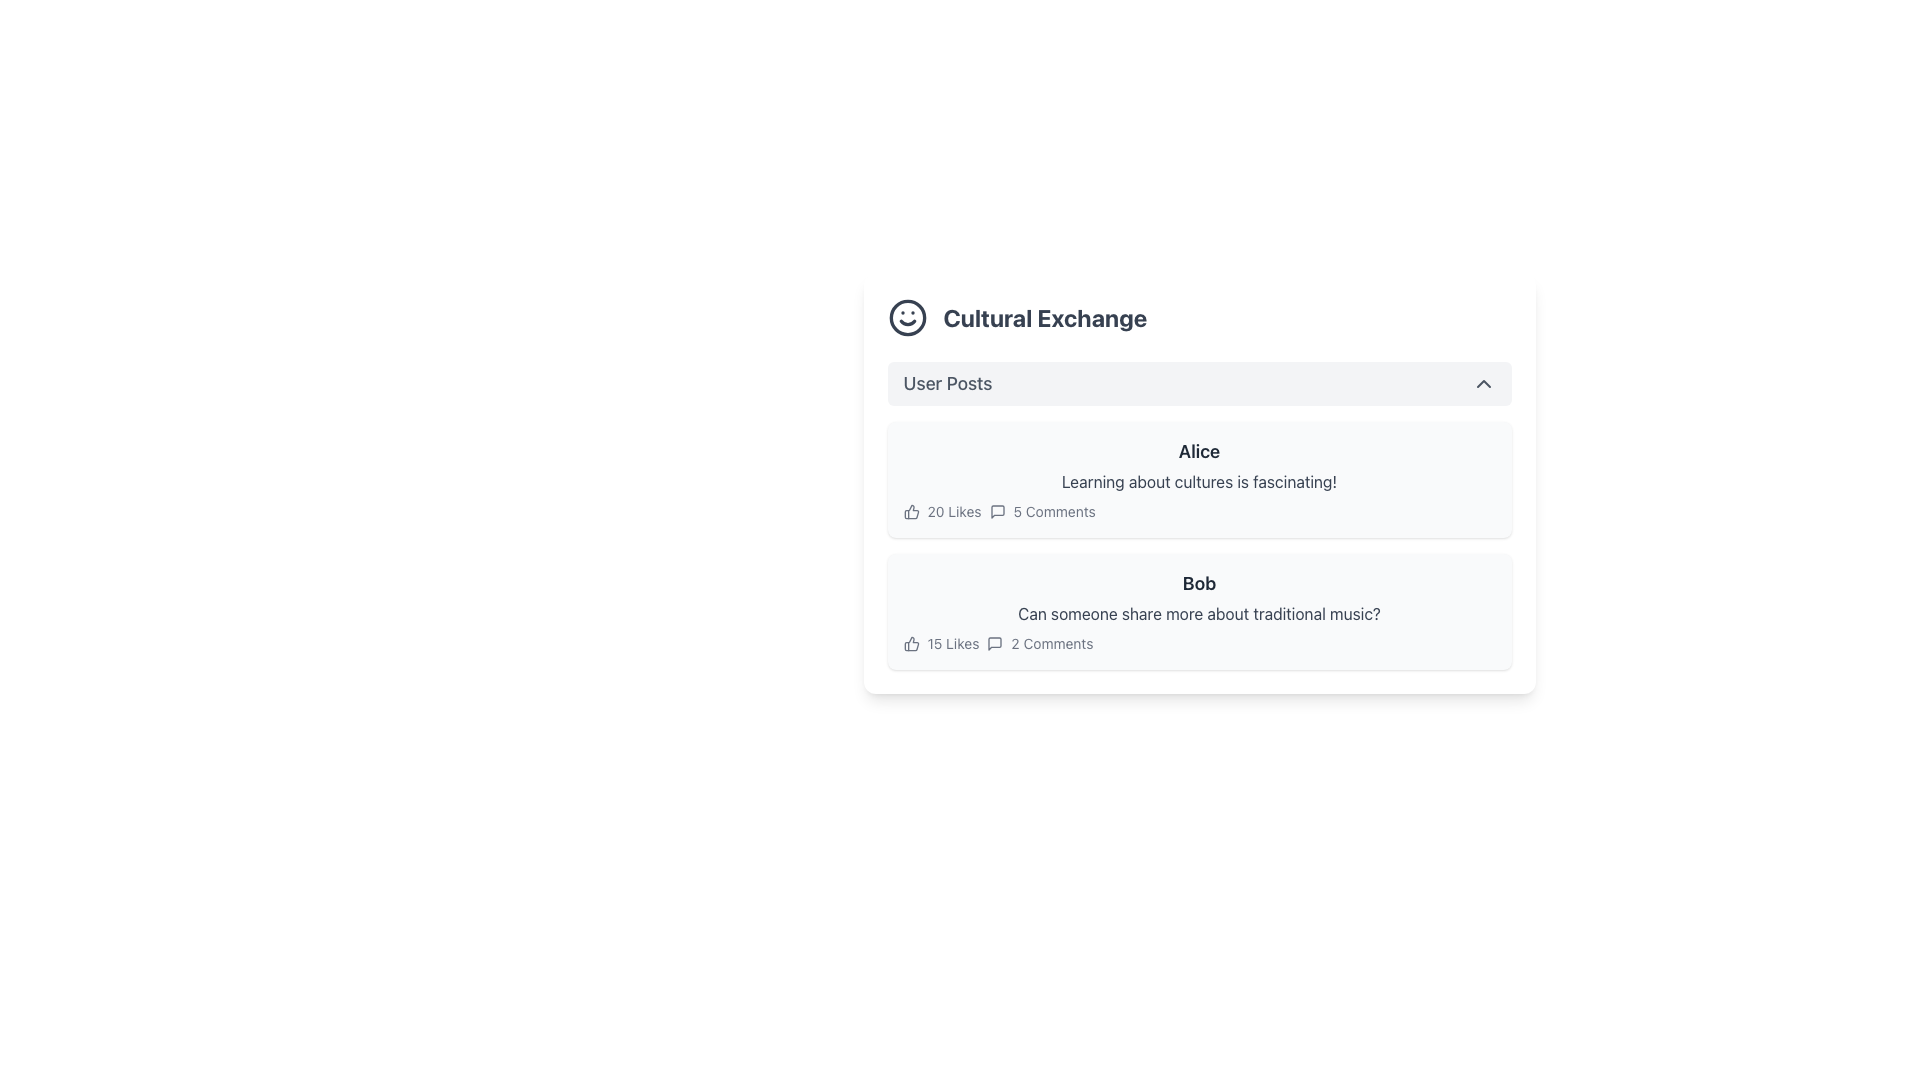  Describe the element at coordinates (910, 644) in the screenshot. I see `the thumbs-up icon representing likes, located adjacent to the '15 Likes' text in the second post of the 'Cultural Exchange' section` at that location.